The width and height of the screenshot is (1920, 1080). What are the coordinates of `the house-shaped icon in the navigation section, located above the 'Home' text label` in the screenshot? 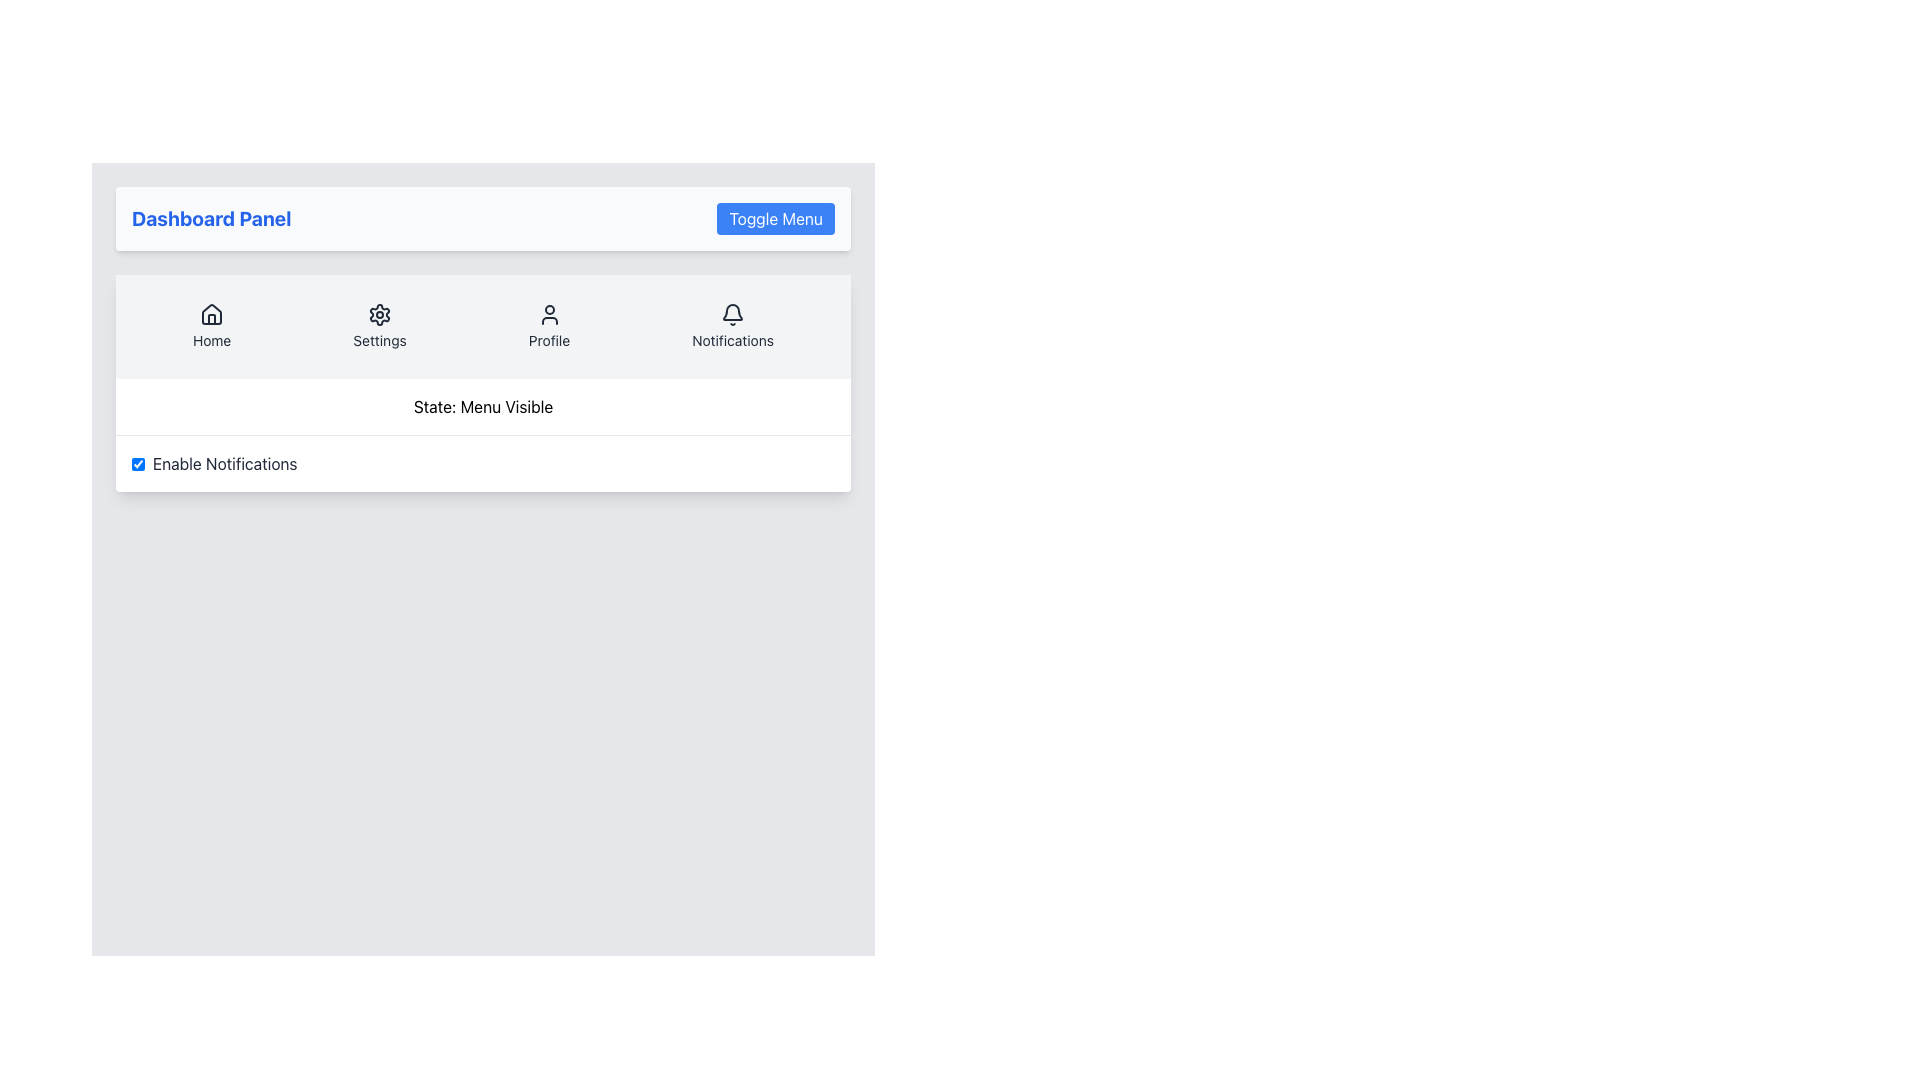 It's located at (212, 315).